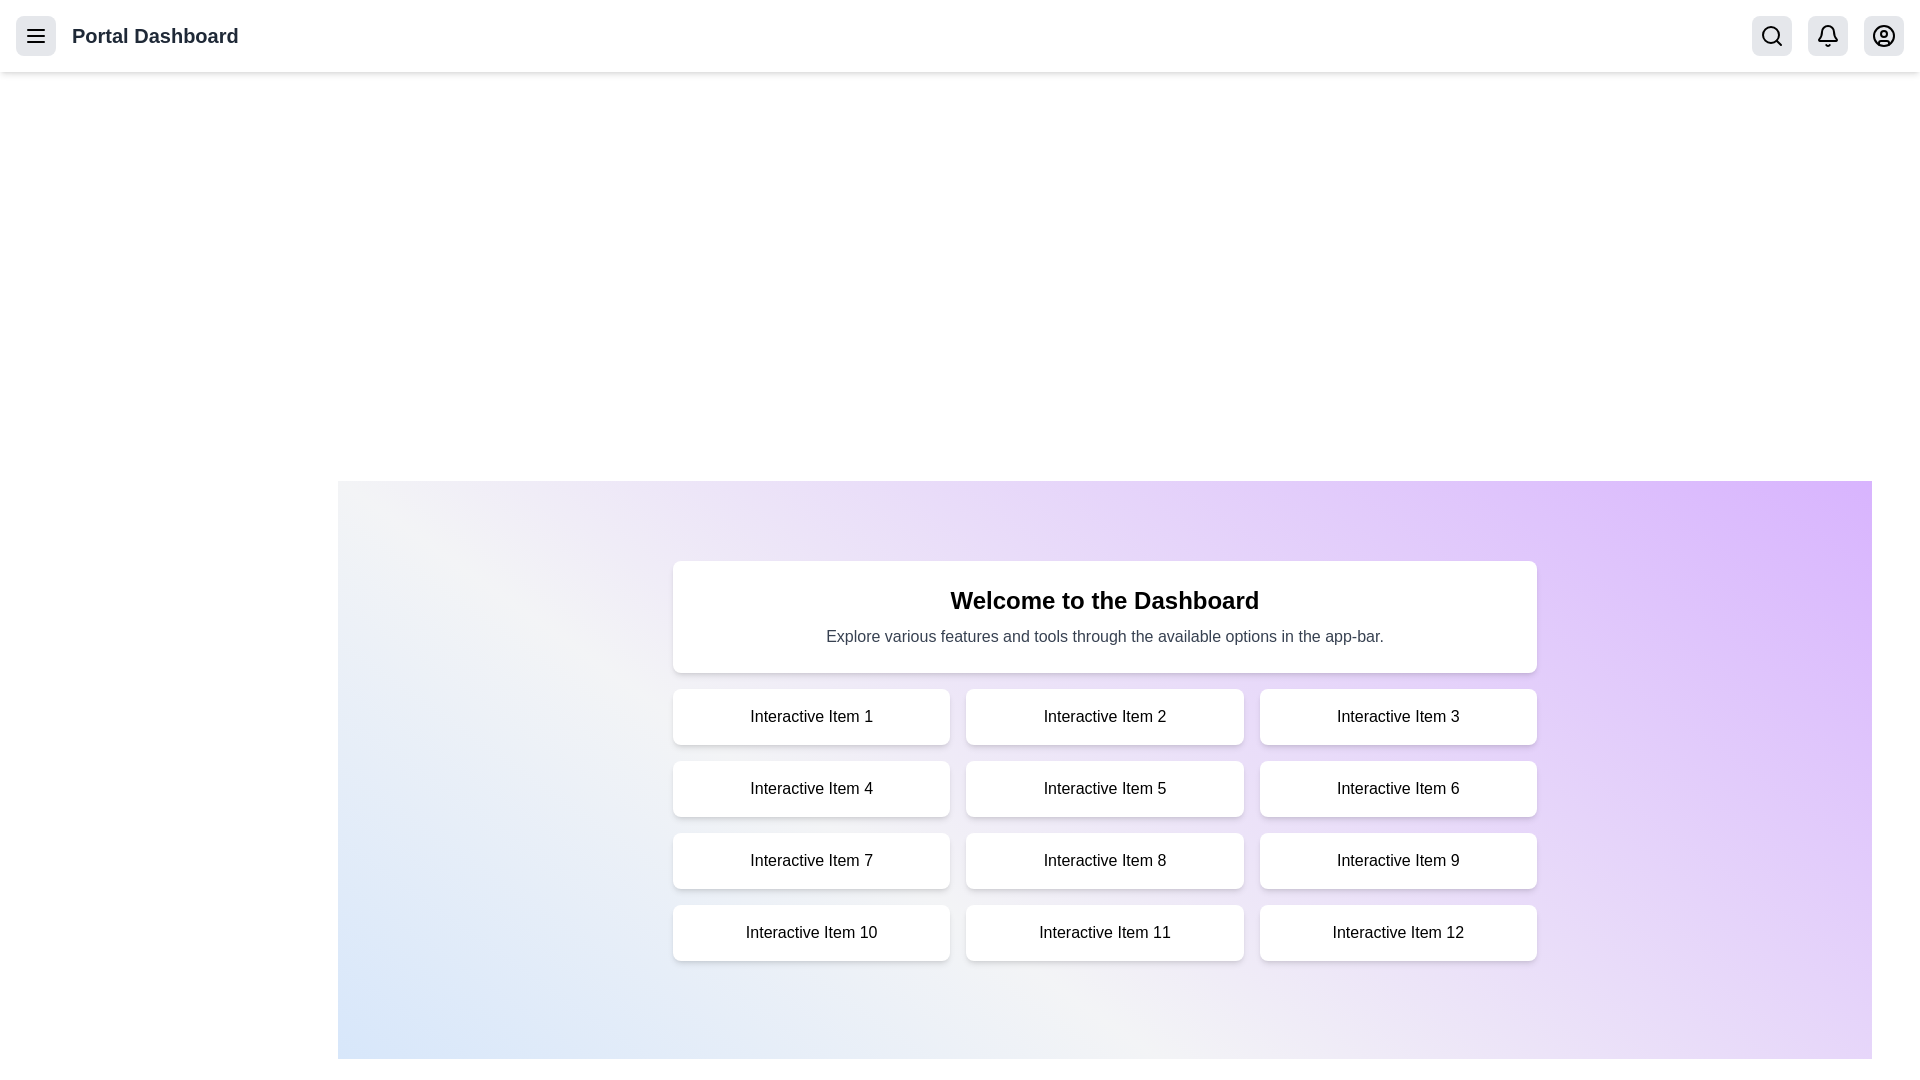 Image resolution: width=1920 pixels, height=1080 pixels. Describe the element at coordinates (35, 35) in the screenshot. I see `the menu button in the app bar` at that location.